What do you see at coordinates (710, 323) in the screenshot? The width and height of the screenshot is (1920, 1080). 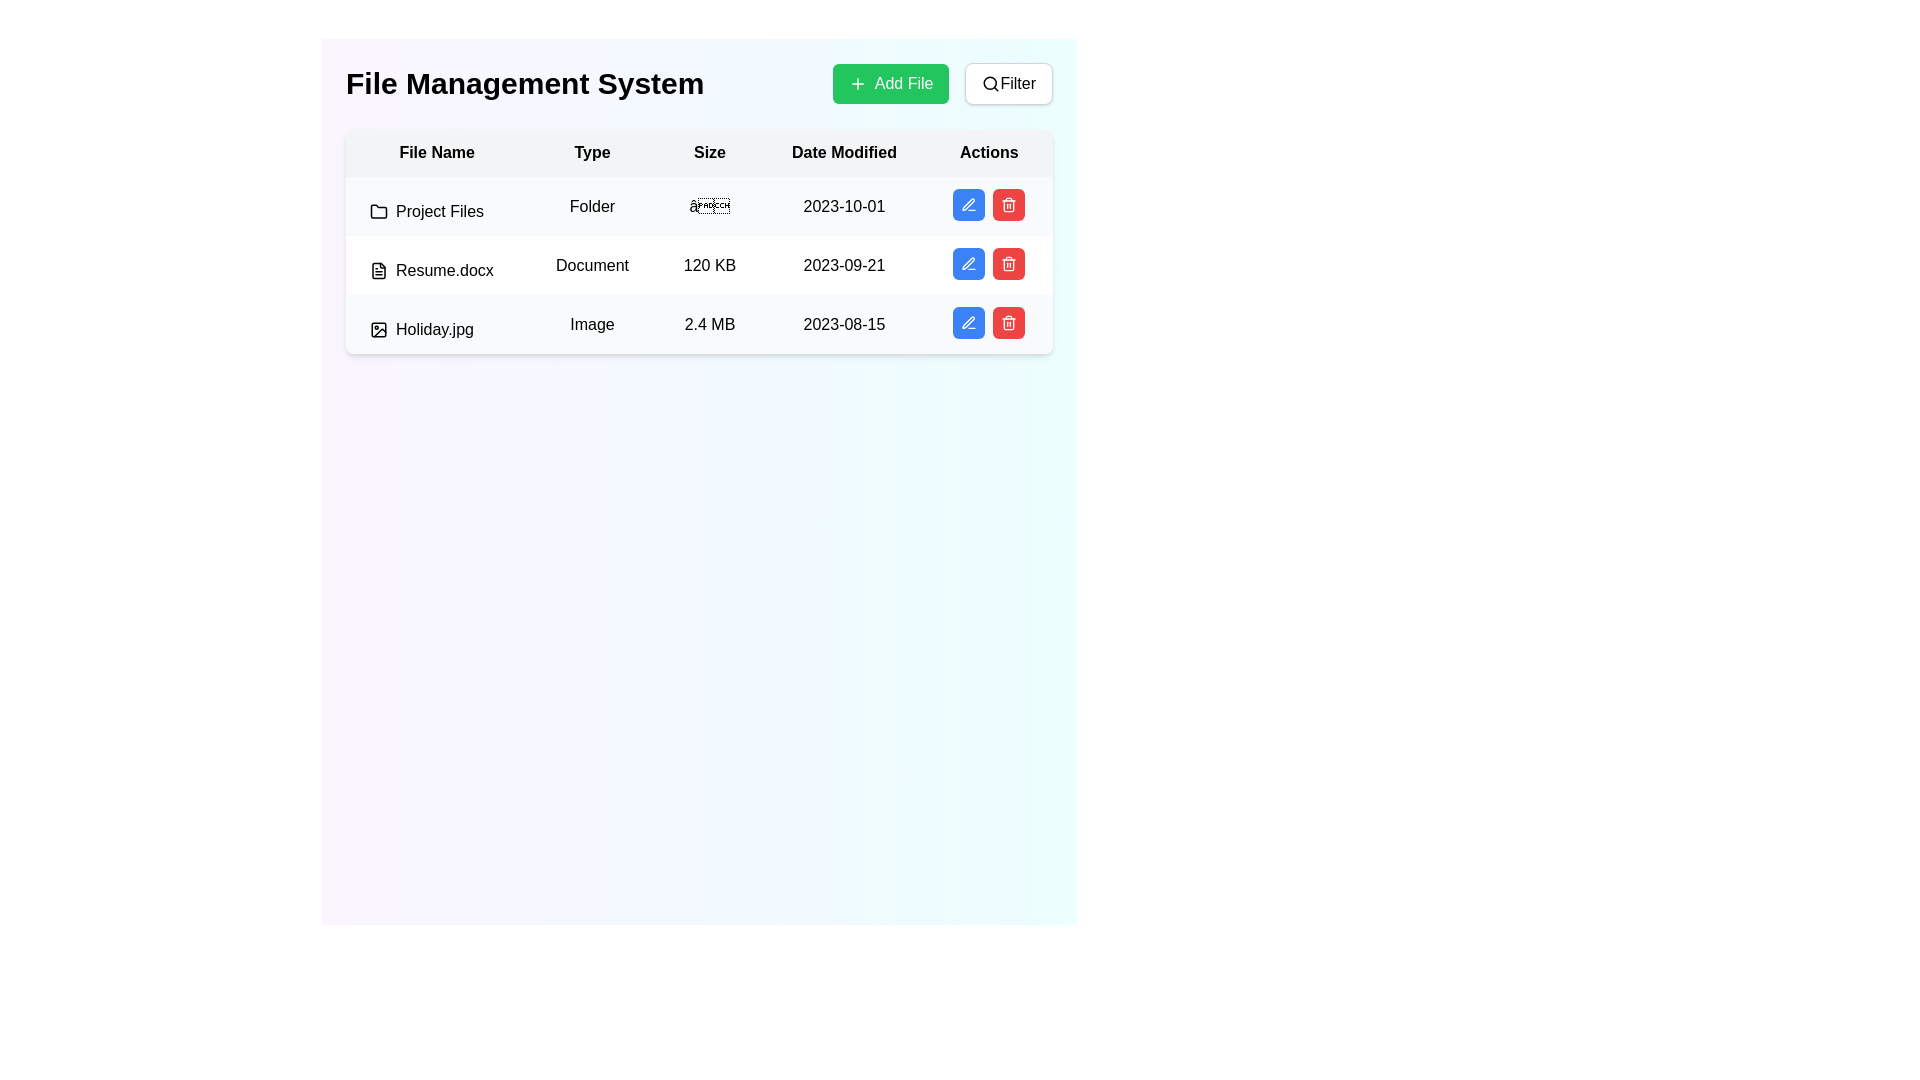 I see `the text display showing '2.4 MB' in the 'Size' column of the table for the file 'Holiday.jpg' for accessibility purposes` at bounding box center [710, 323].